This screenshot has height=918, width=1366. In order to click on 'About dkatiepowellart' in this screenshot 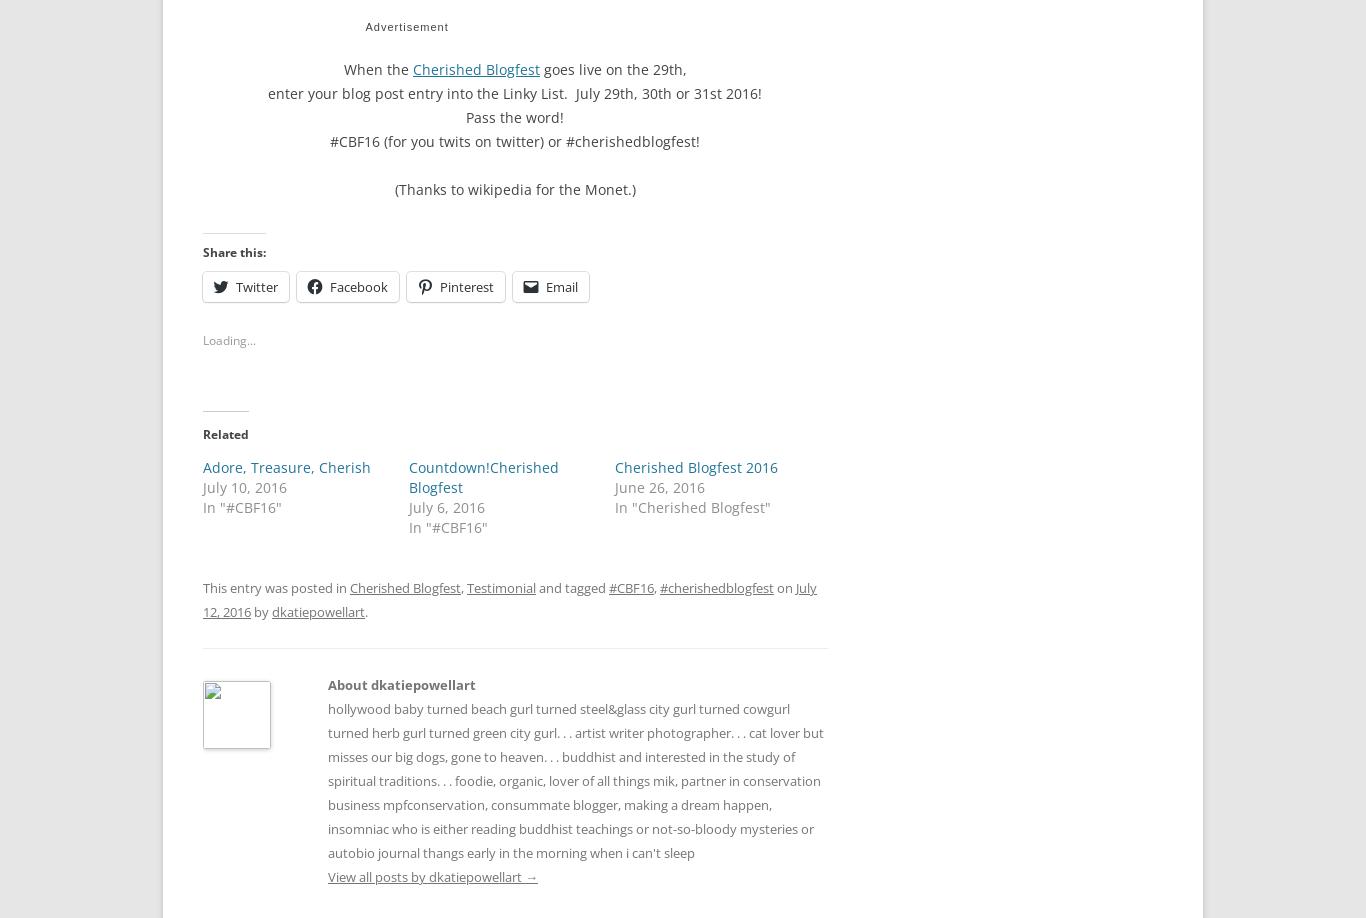, I will do `click(401, 679)`.